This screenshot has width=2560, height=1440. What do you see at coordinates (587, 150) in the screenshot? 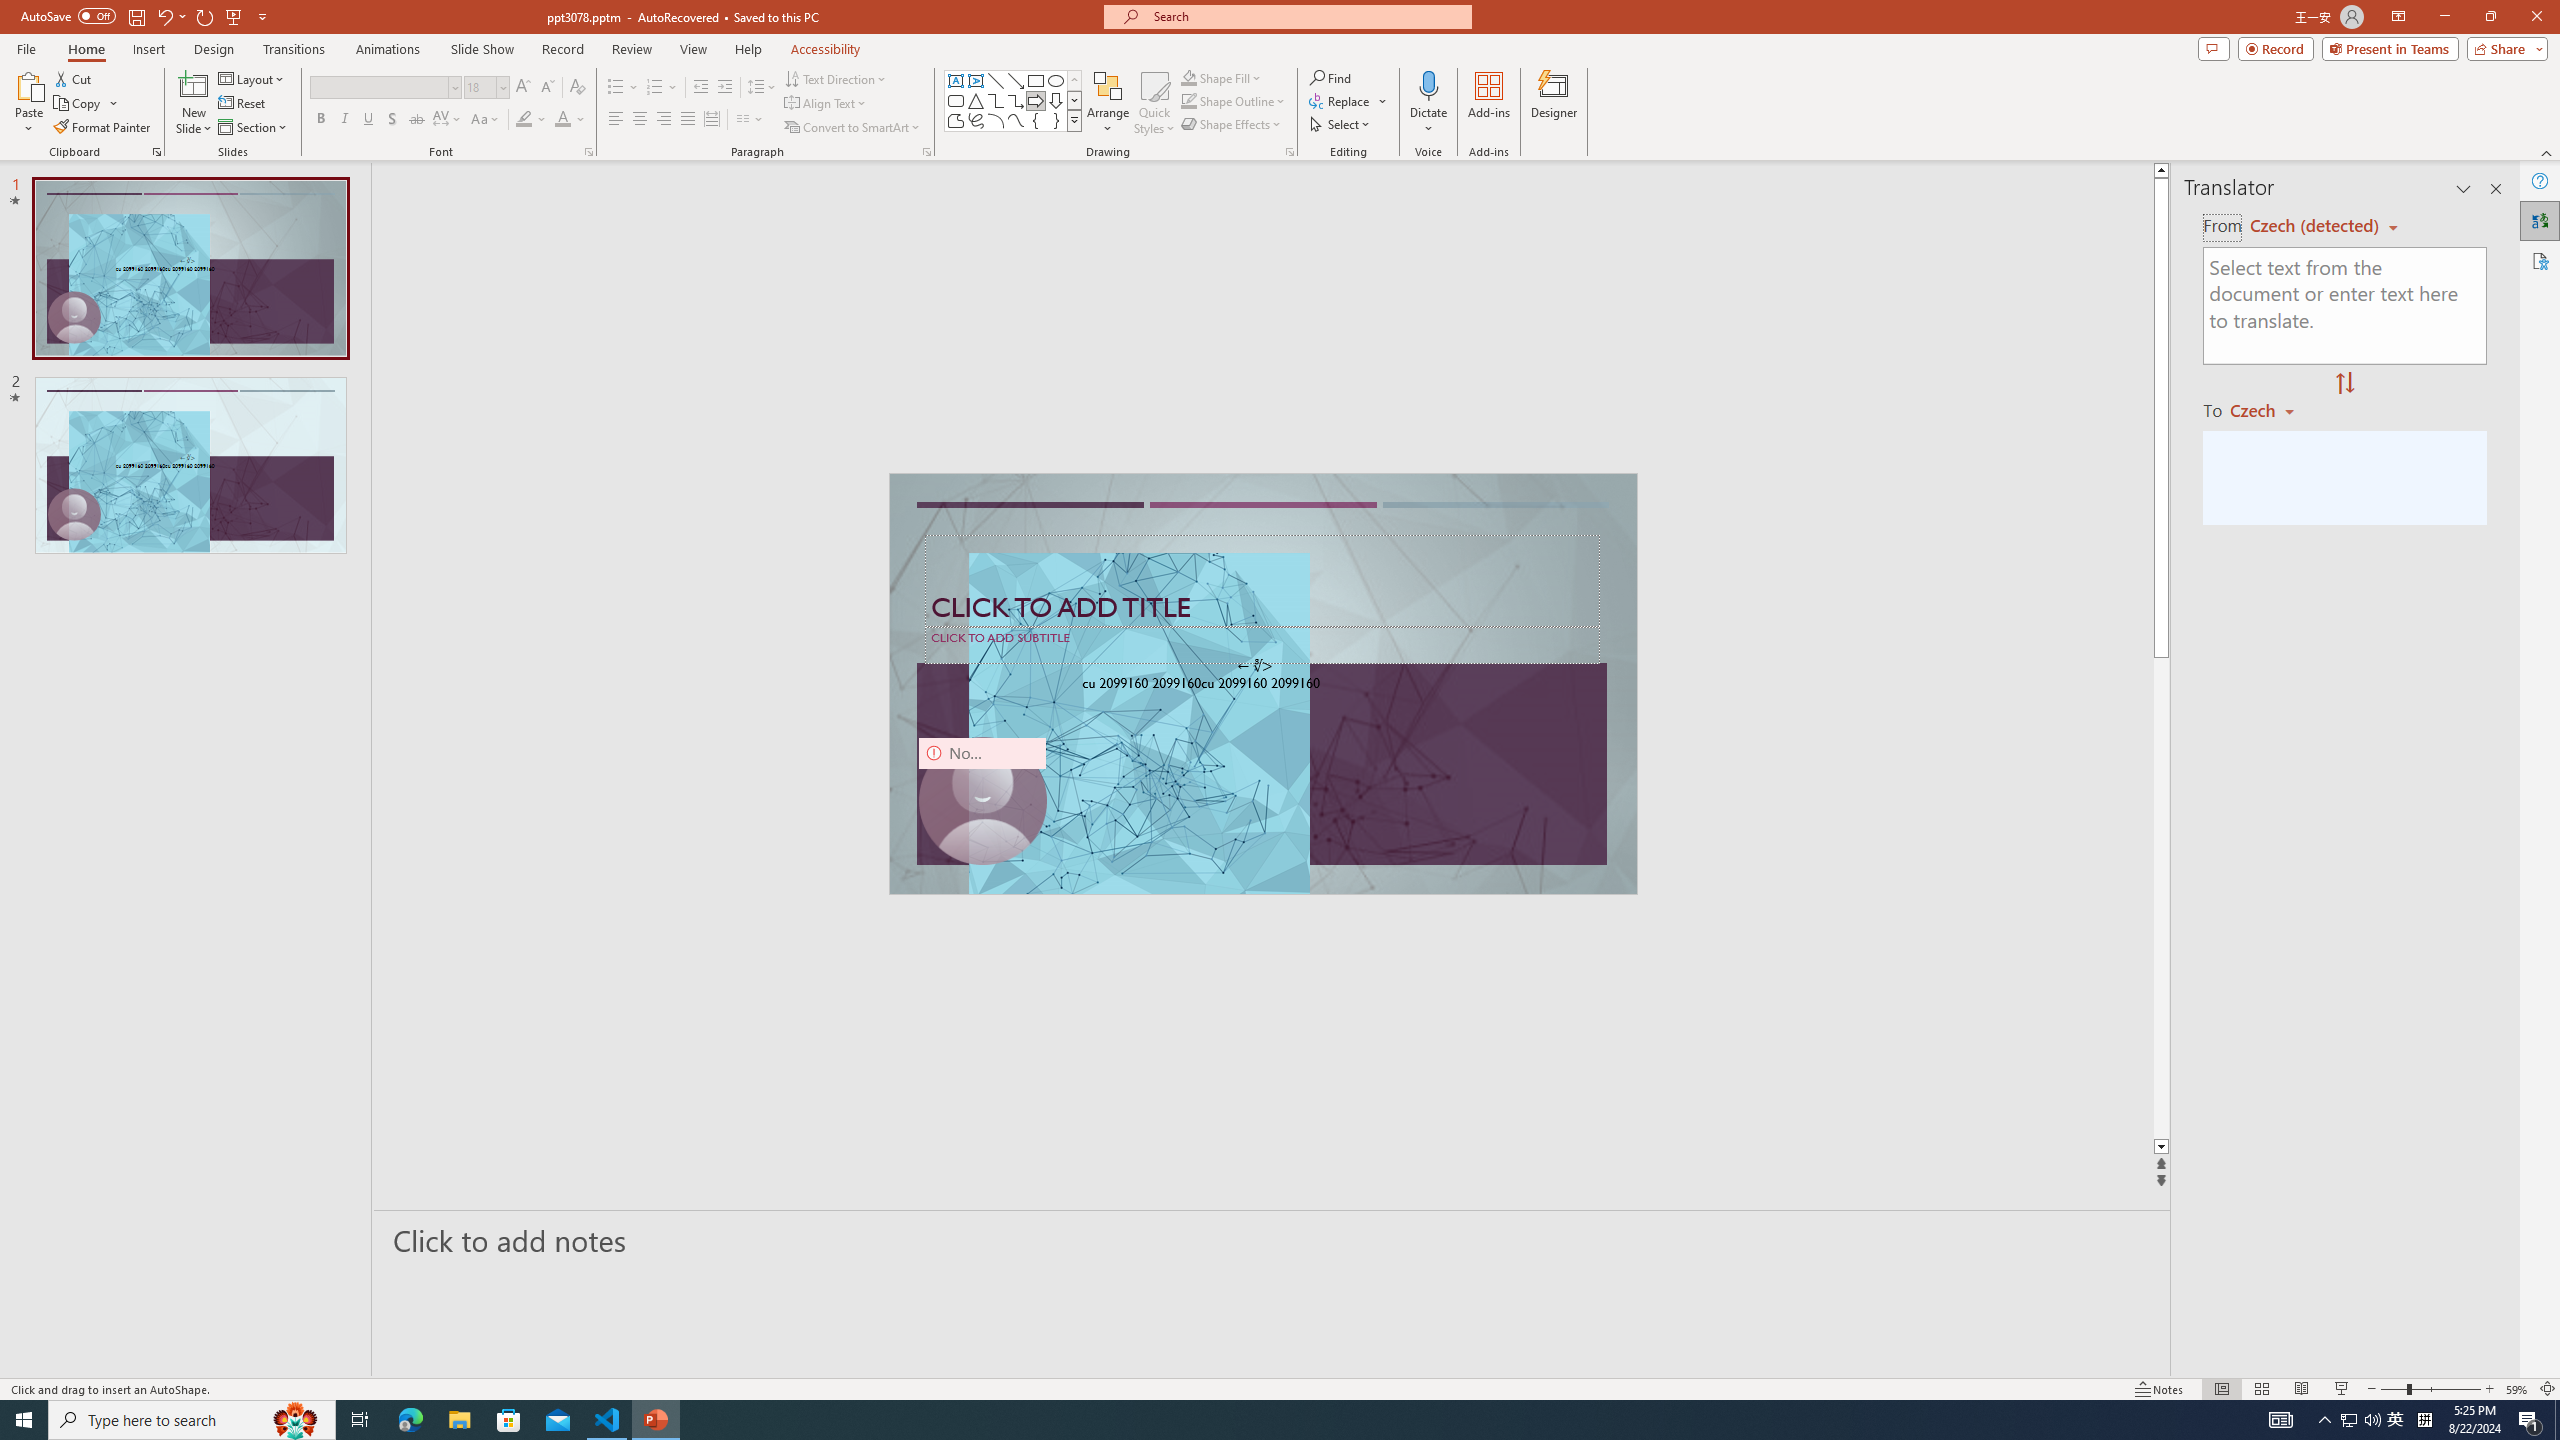
I see `'Font...'` at bounding box center [587, 150].